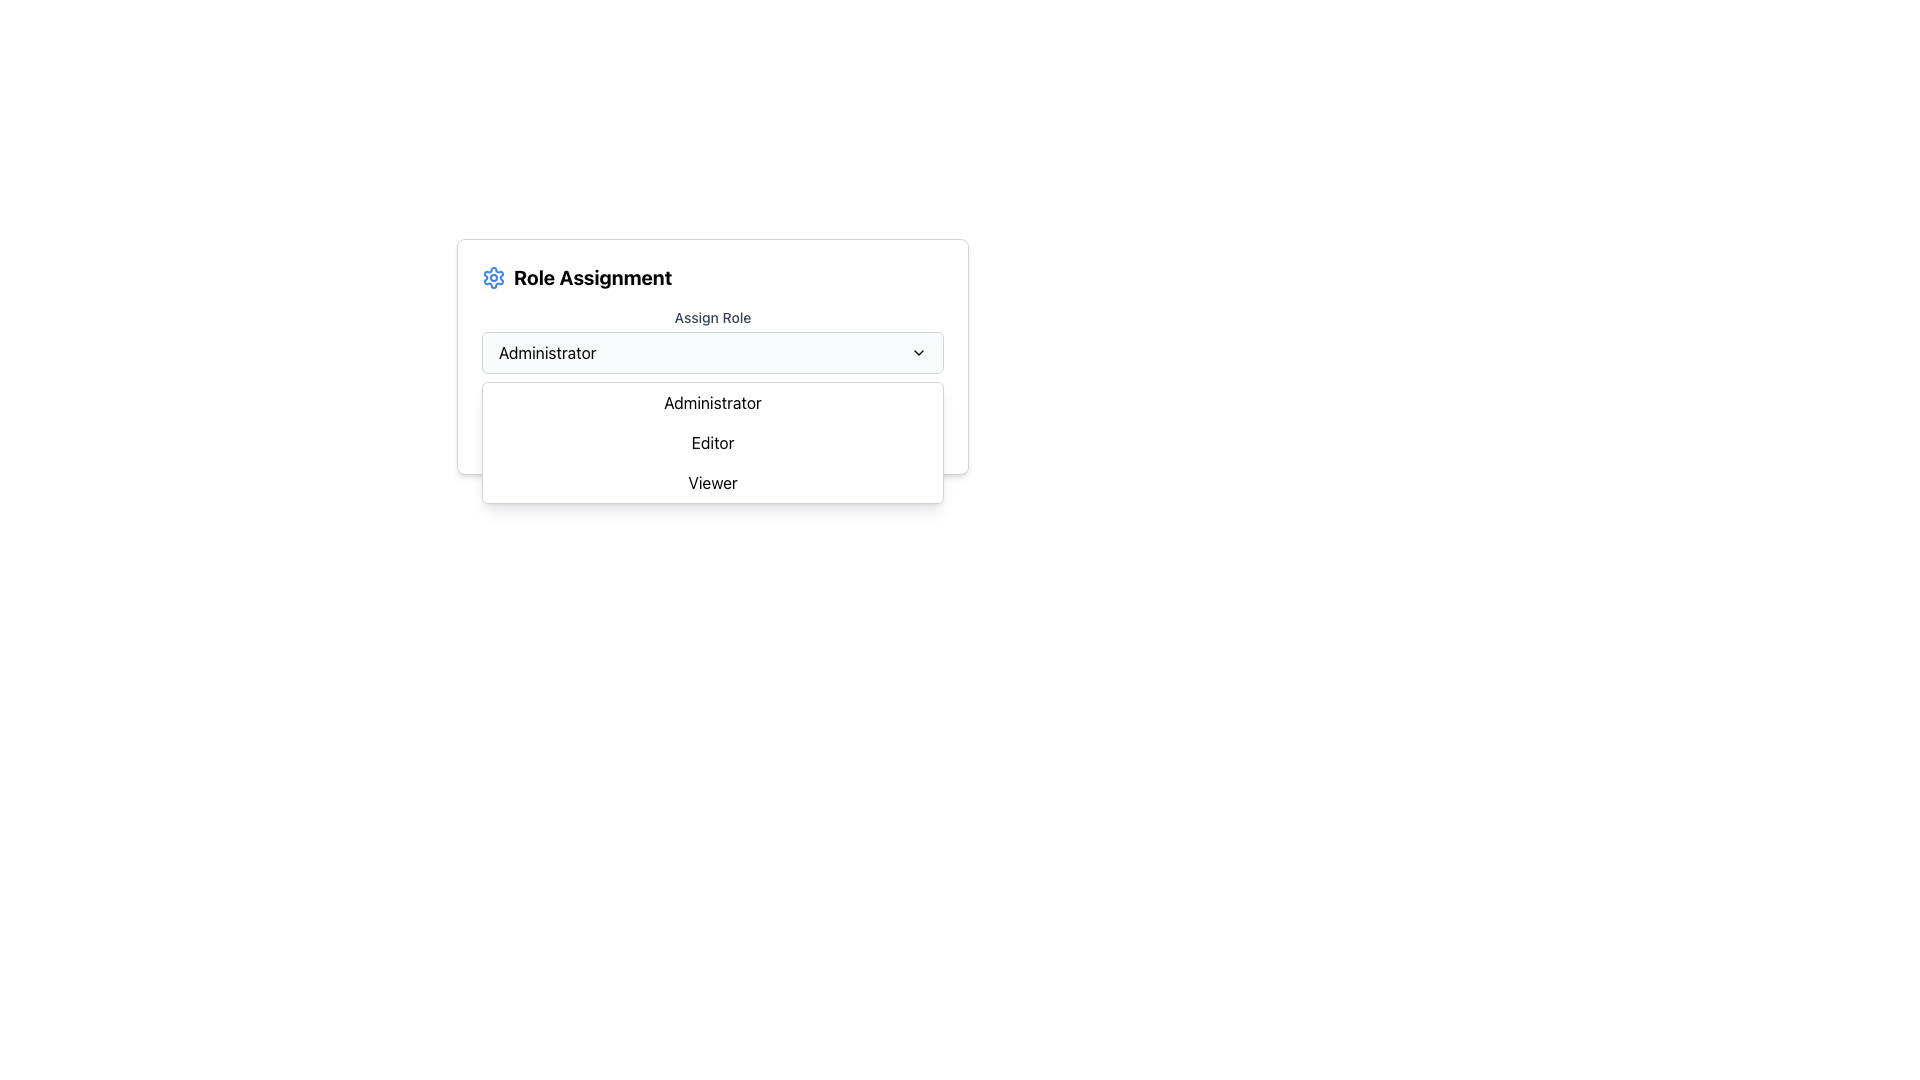  Describe the element at coordinates (713, 482) in the screenshot. I see `the 'Viewer' dropdown item, which is the third option in the dropdown menu below the 'Role Assignment' label` at that location.